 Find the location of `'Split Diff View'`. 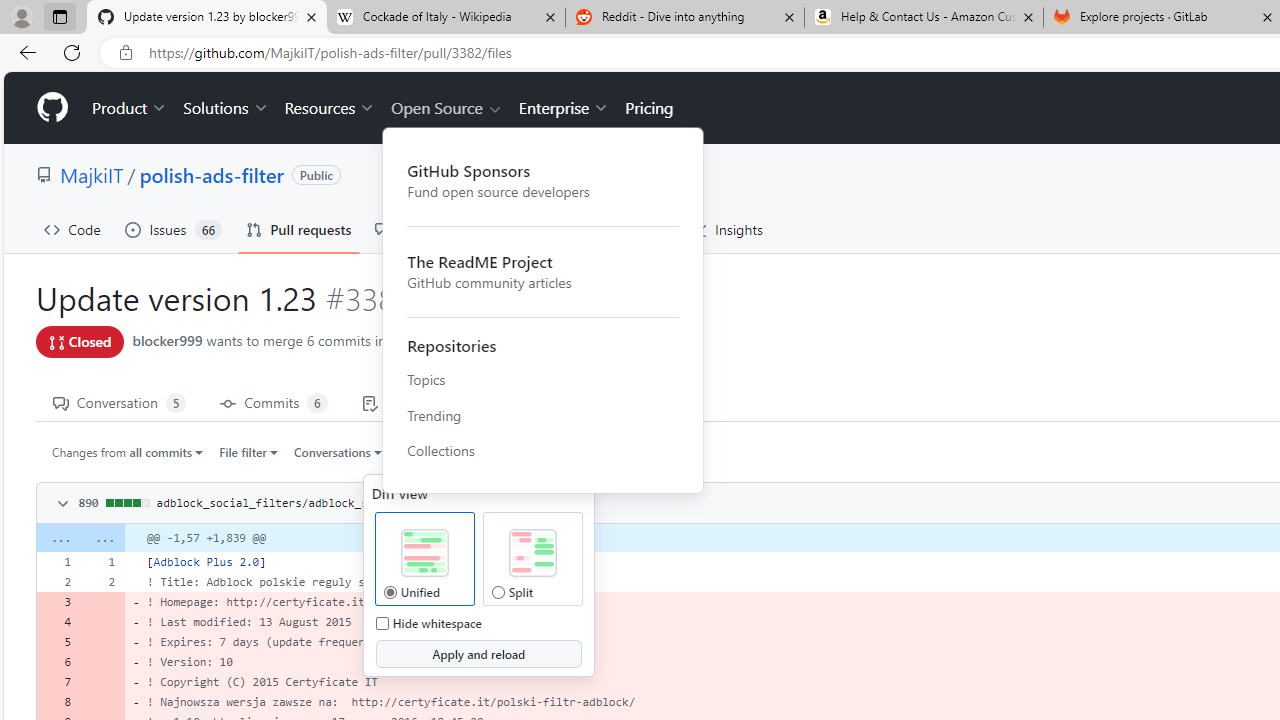

'Split Diff View' is located at coordinates (532, 554).